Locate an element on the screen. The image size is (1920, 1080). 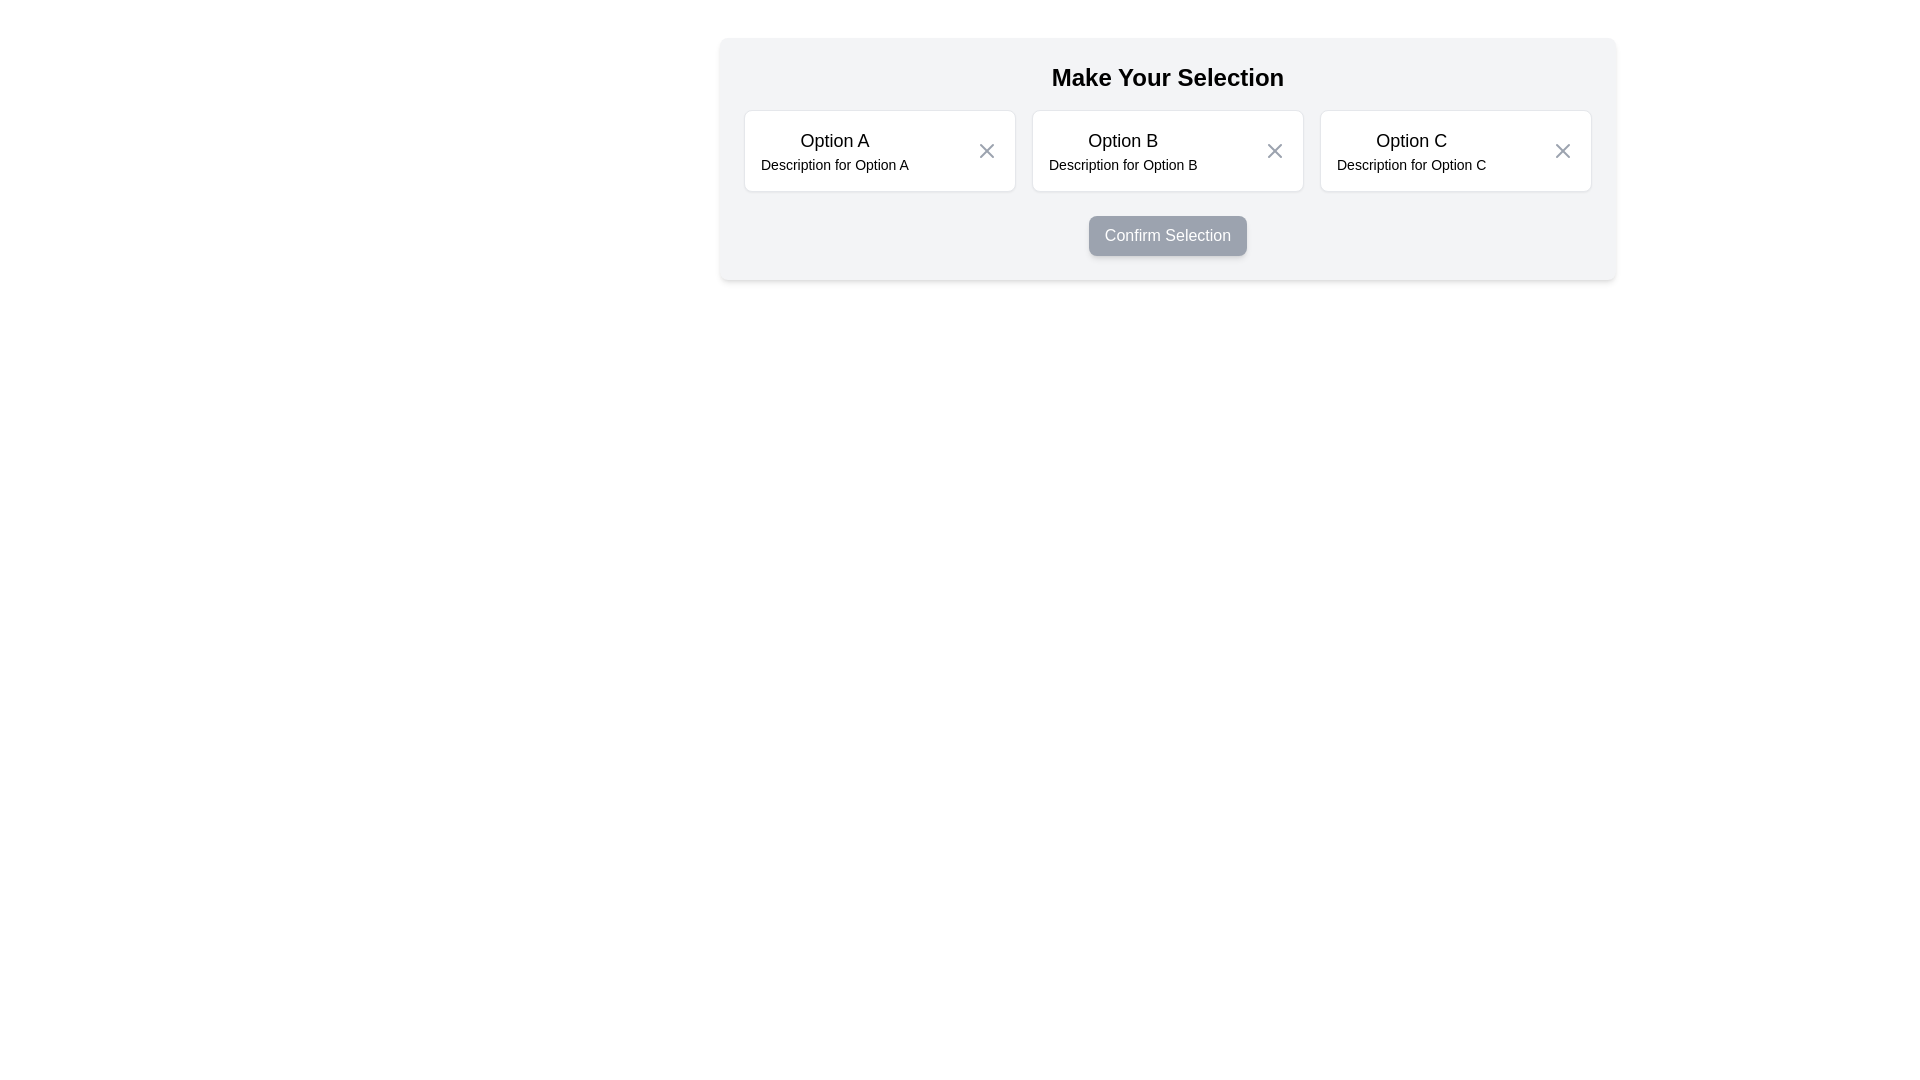
the descriptive text area displaying 'Description for Option C', which is located below the heading 'Option C' and positioned at the center-right of the page is located at coordinates (1410, 164).